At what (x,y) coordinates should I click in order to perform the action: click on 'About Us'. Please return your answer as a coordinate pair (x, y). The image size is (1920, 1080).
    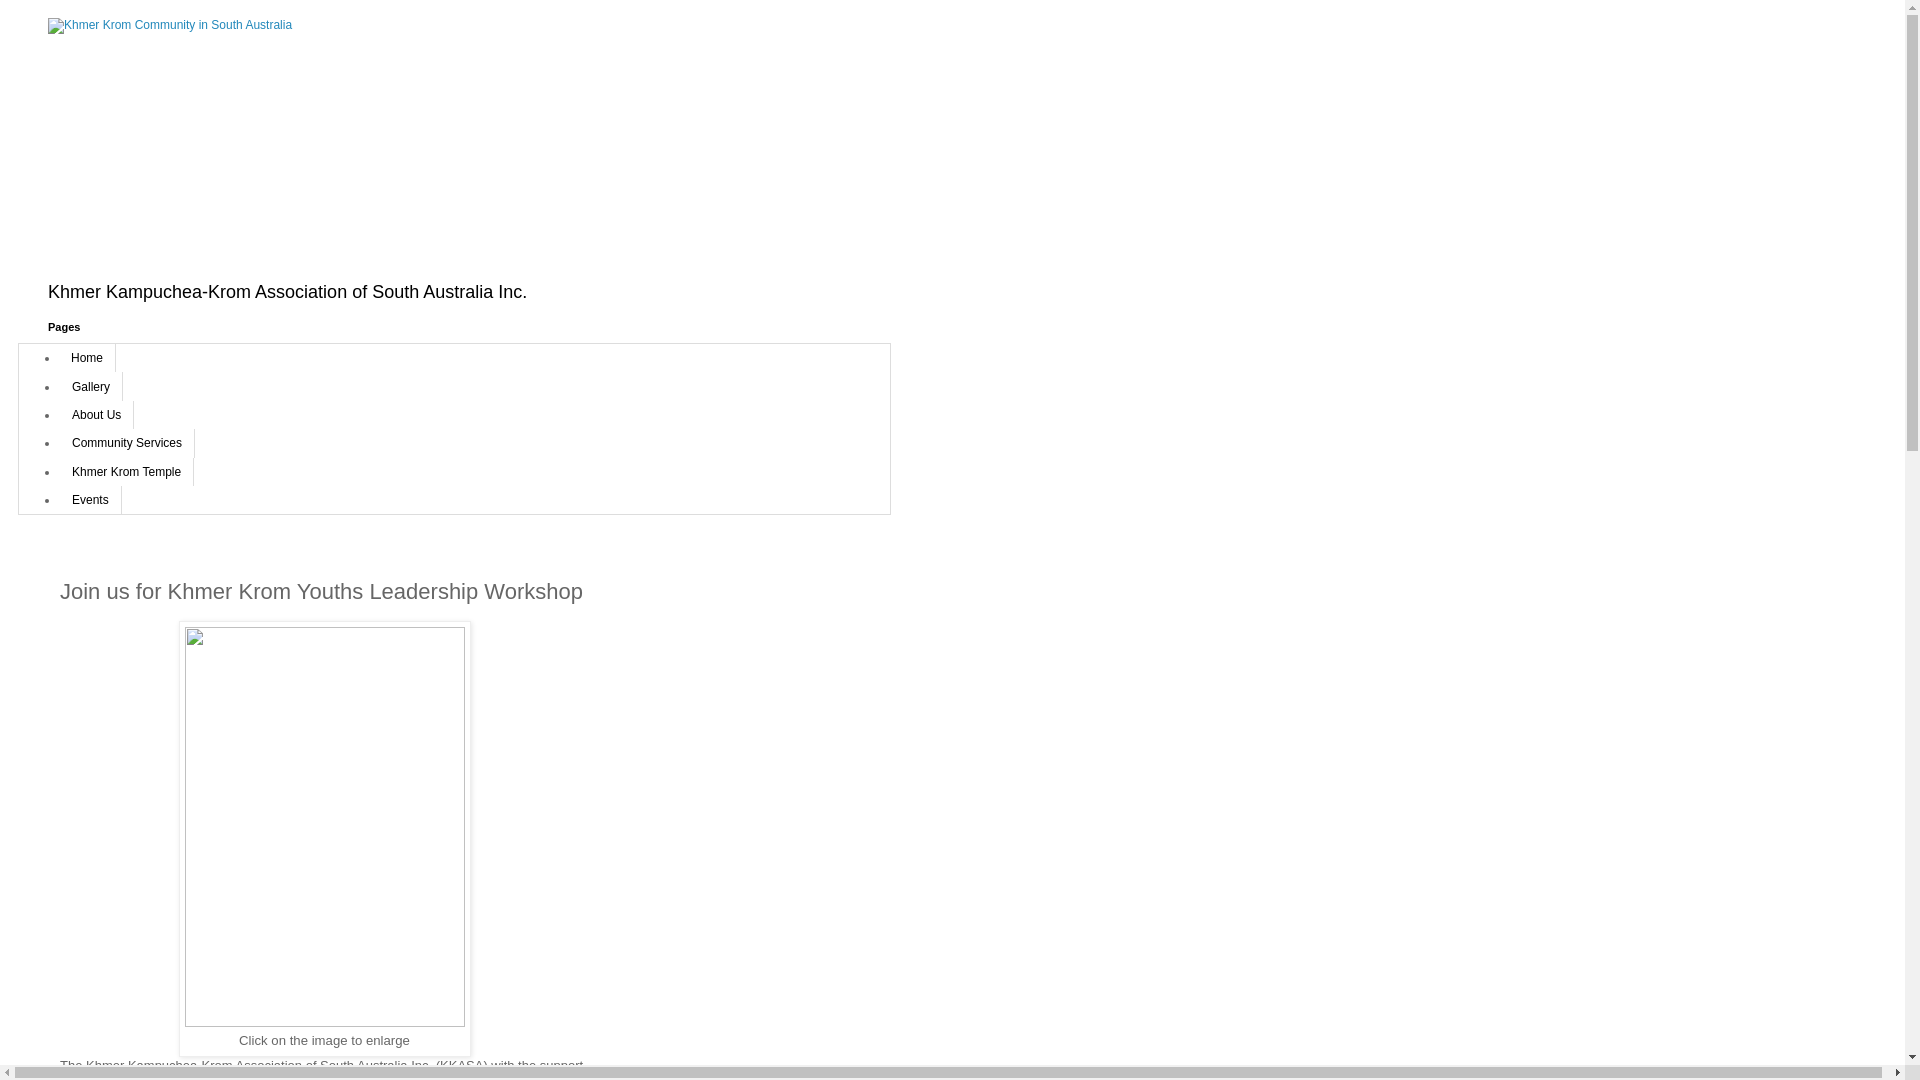
    Looking at the image, I should click on (95, 414).